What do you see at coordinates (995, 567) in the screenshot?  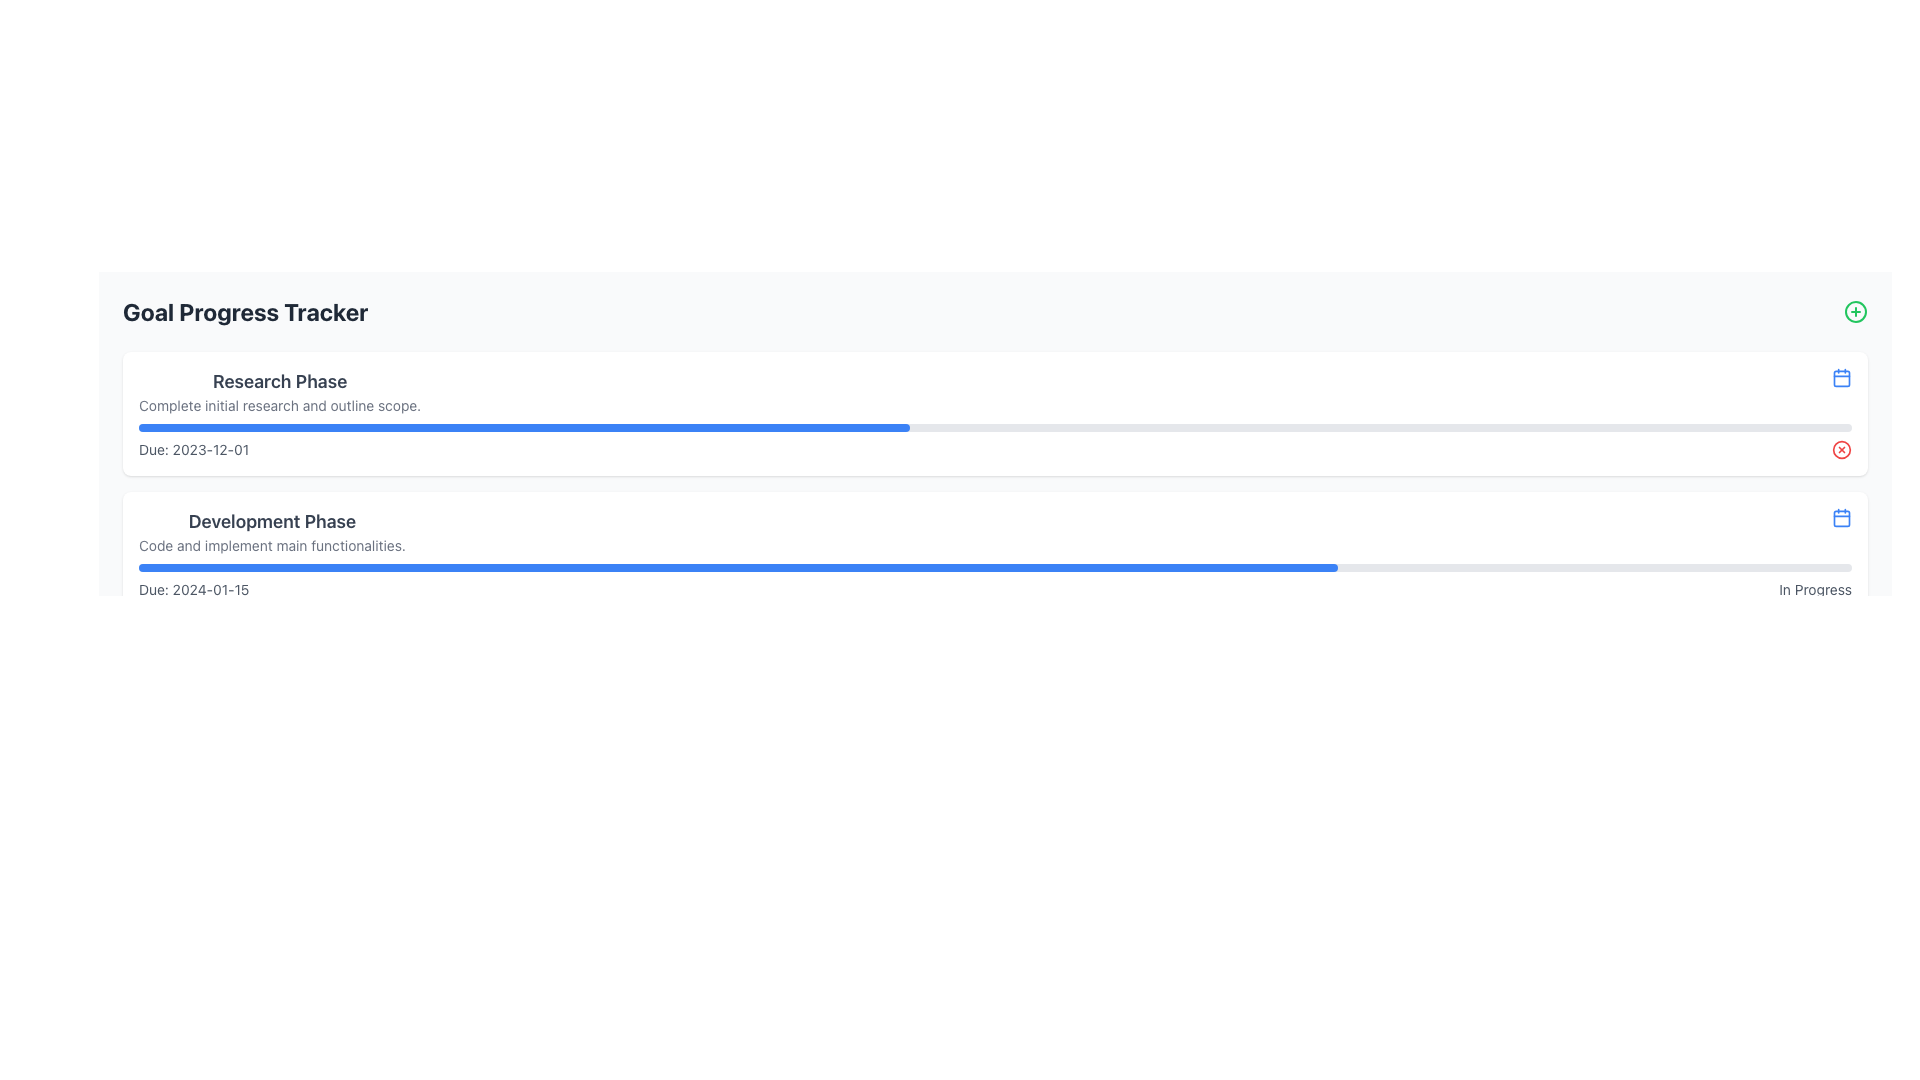 I see `the progress bar located directly below the 'Development Phase' header, which is styled in gray with a blue filled portion to indicate progress` at bounding box center [995, 567].